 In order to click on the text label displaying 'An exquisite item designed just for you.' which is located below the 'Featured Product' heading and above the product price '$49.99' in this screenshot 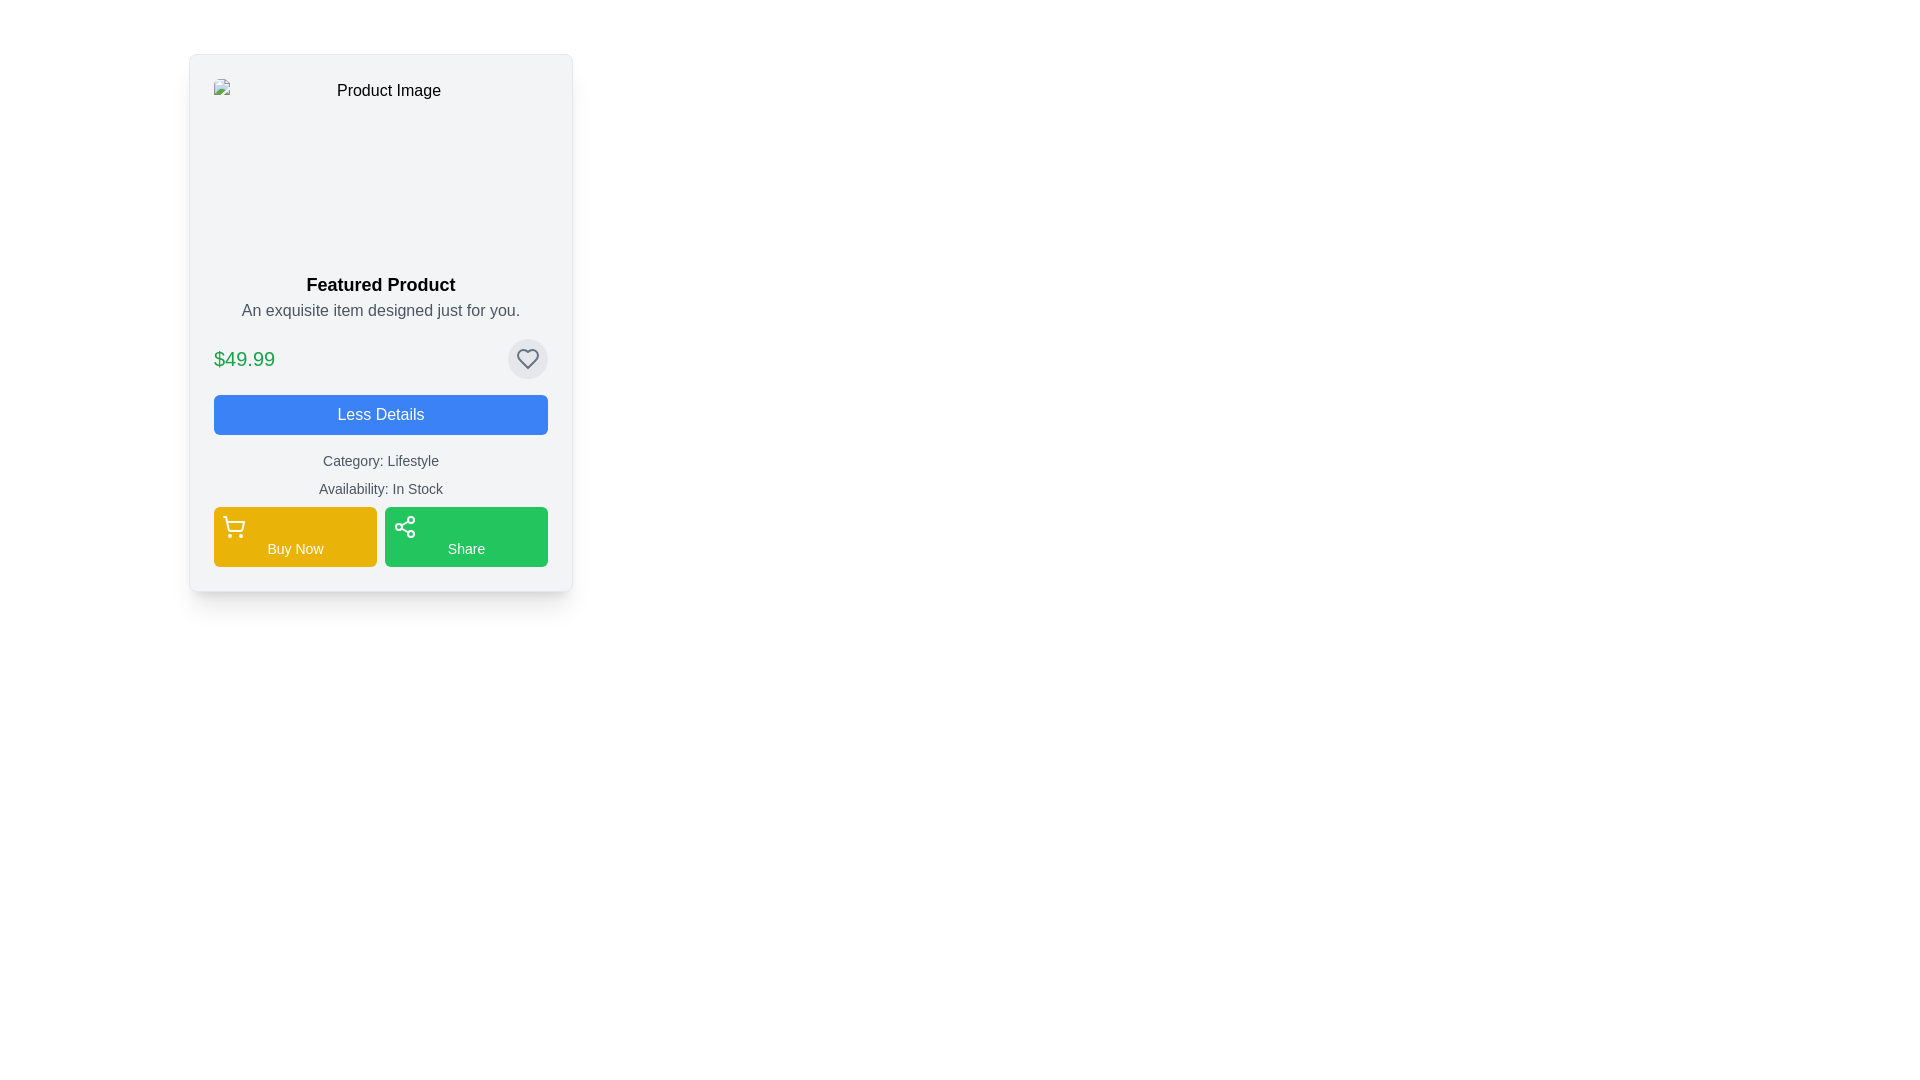, I will do `click(380, 311)`.